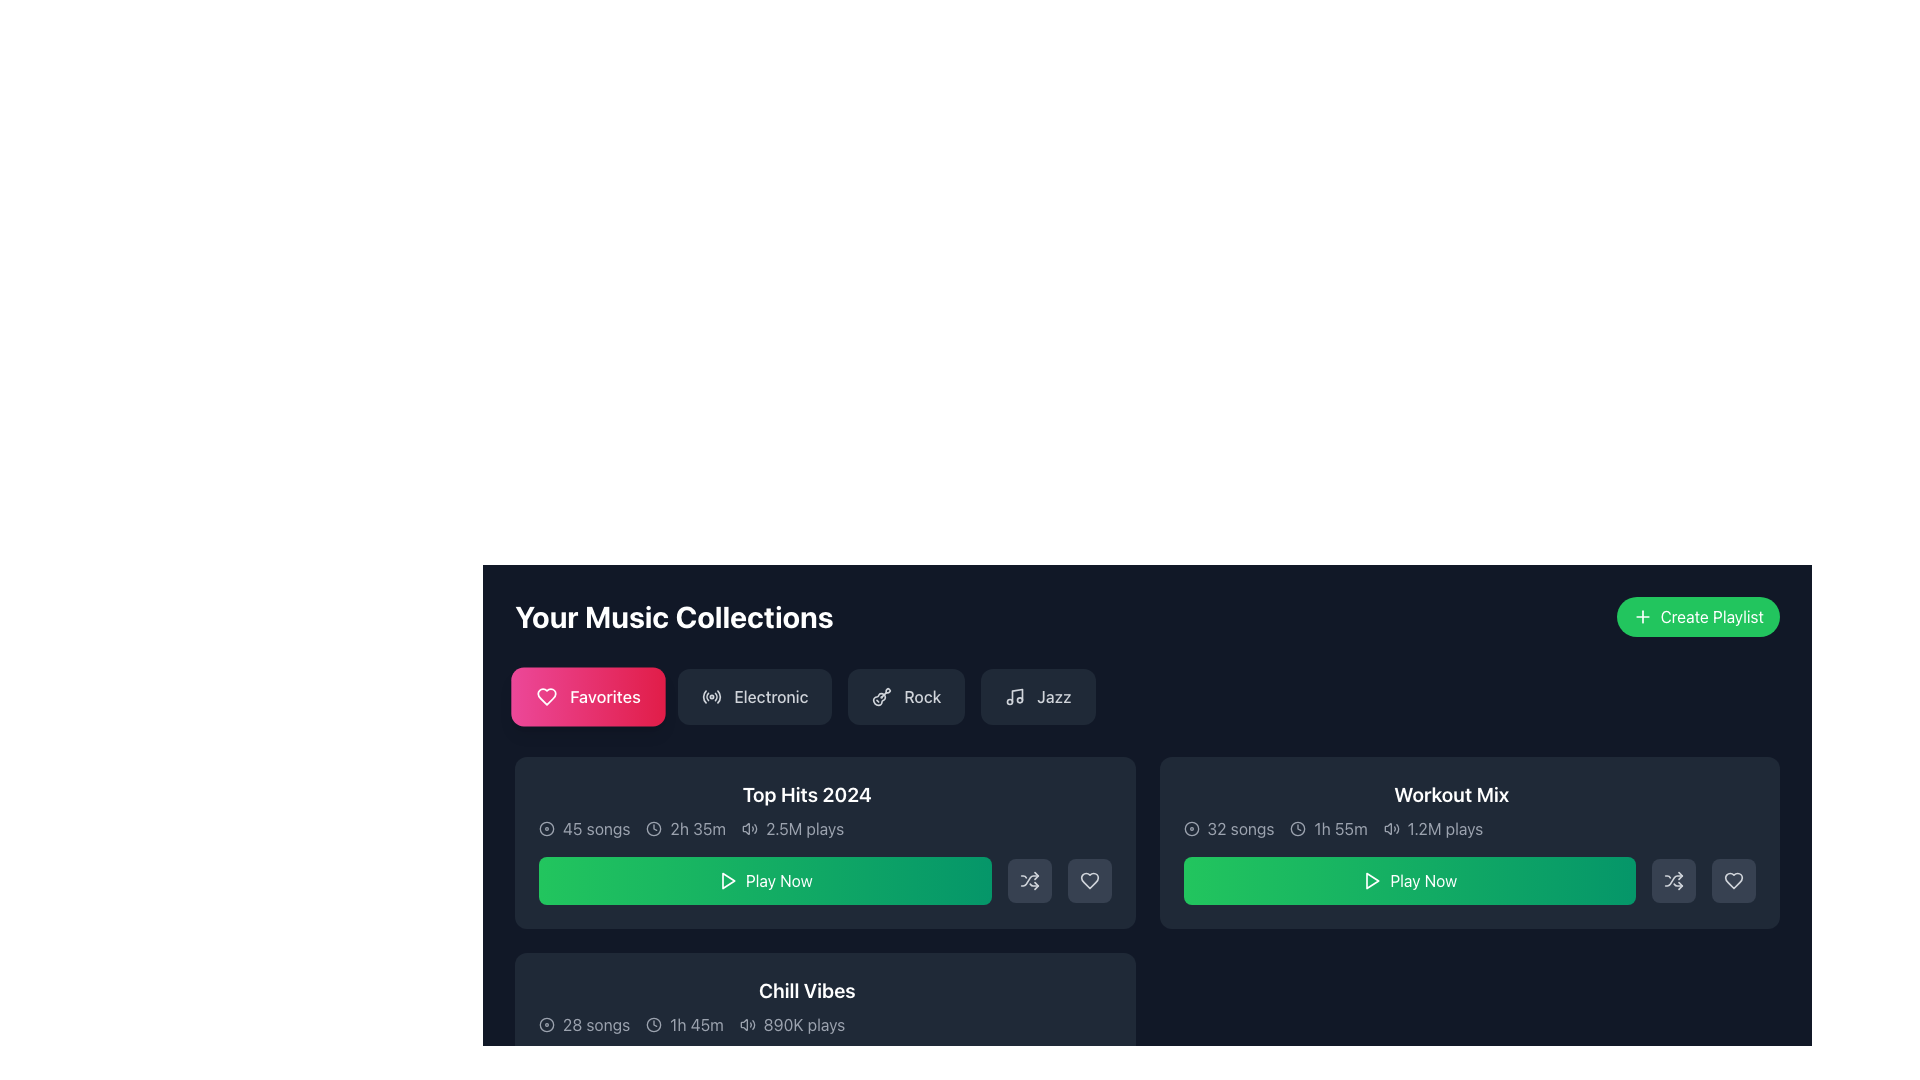  What do you see at coordinates (685, 1025) in the screenshot?
I see `the informational label displaying '1h 45m' next to a clock icon in the 'Chill Vibes' section` at bounding box center [685, 1025].